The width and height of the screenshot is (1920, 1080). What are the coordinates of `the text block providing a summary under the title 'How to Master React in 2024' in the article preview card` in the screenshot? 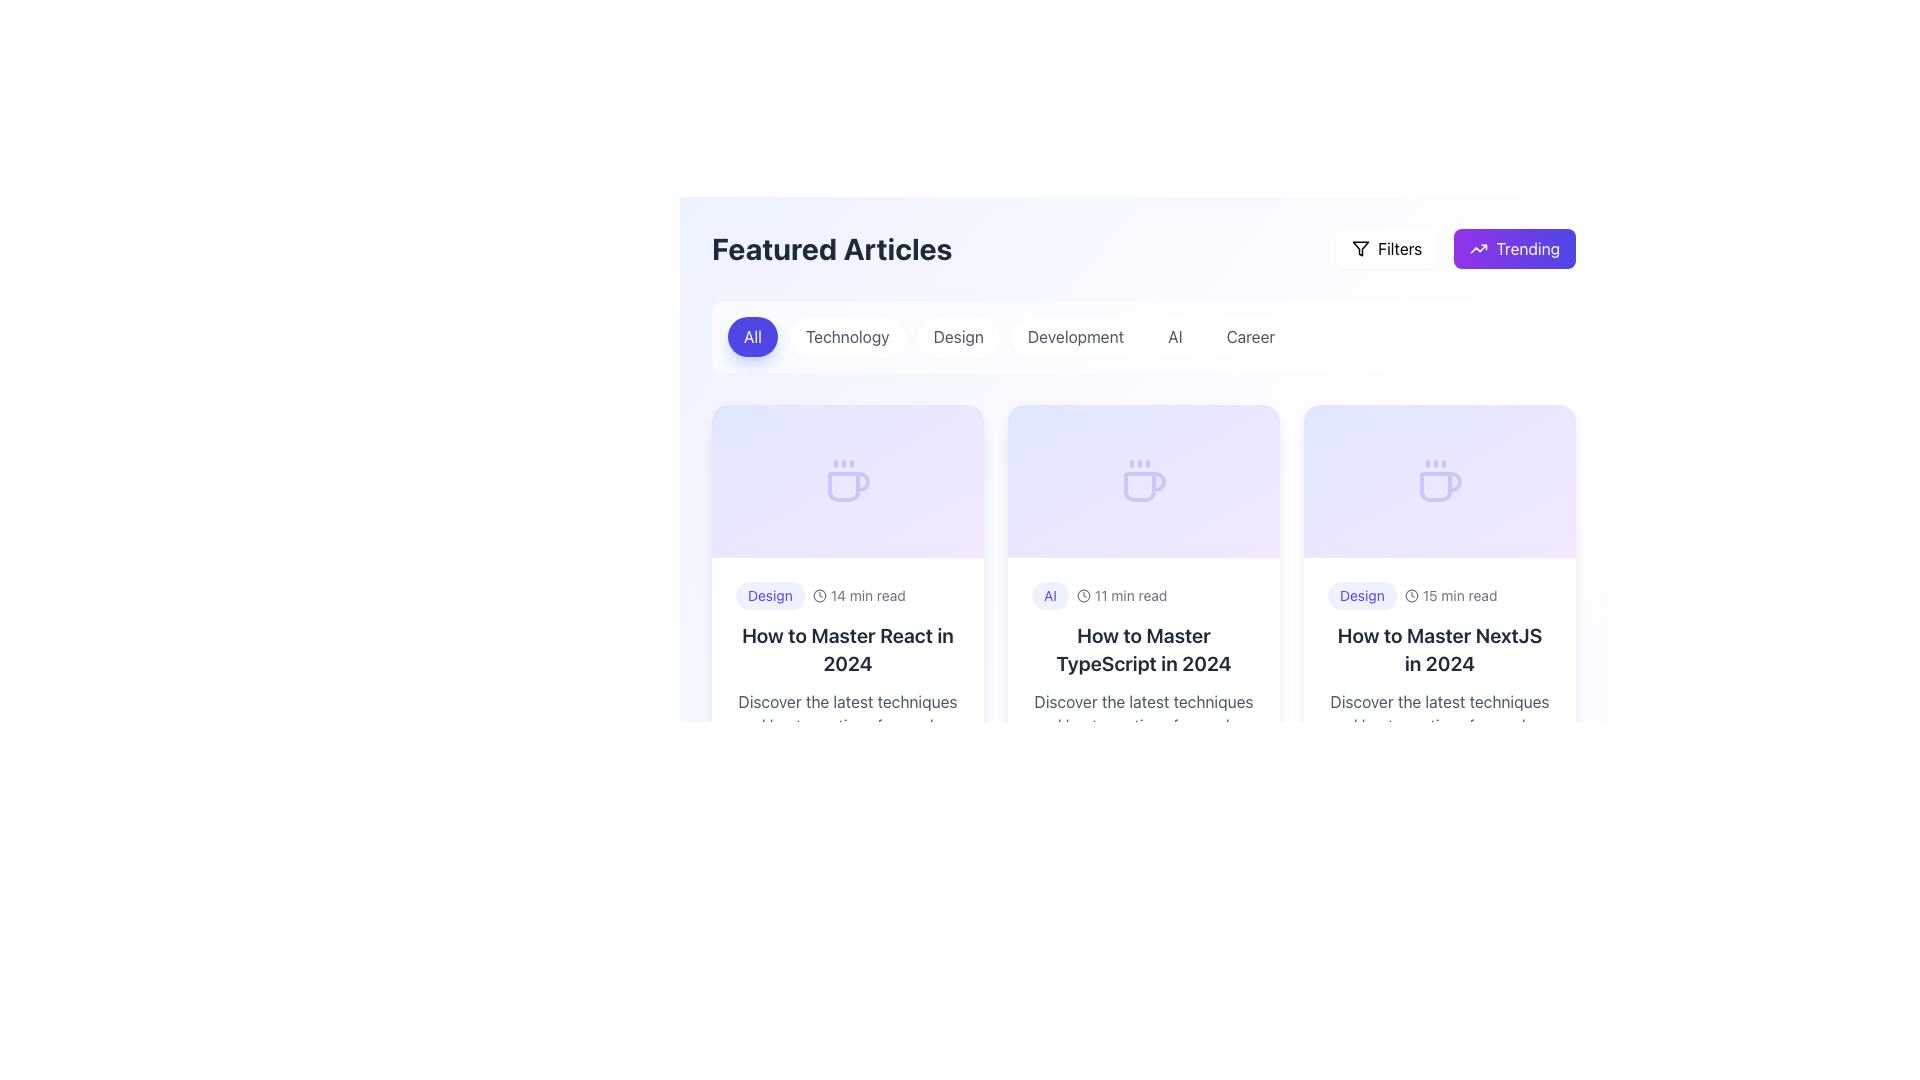 It's located at (848, 712).